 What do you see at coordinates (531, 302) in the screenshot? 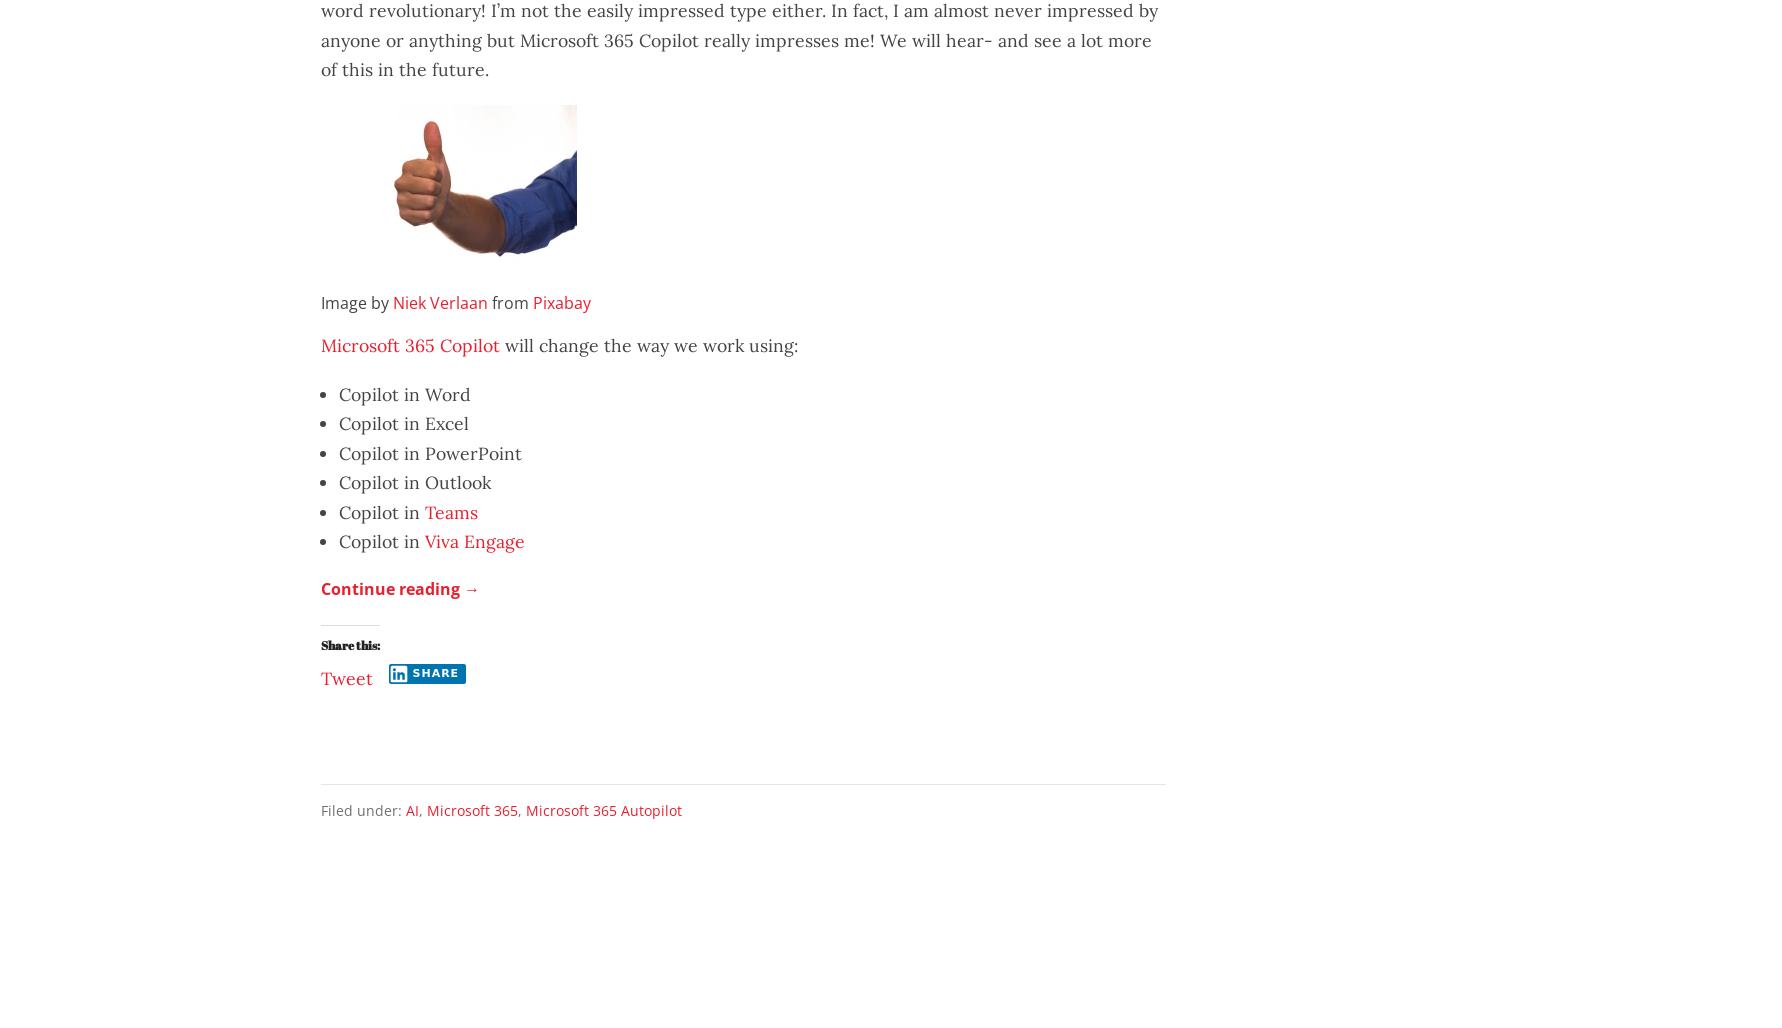
I see `'Pixabay'` at bounding box center [531, 302].